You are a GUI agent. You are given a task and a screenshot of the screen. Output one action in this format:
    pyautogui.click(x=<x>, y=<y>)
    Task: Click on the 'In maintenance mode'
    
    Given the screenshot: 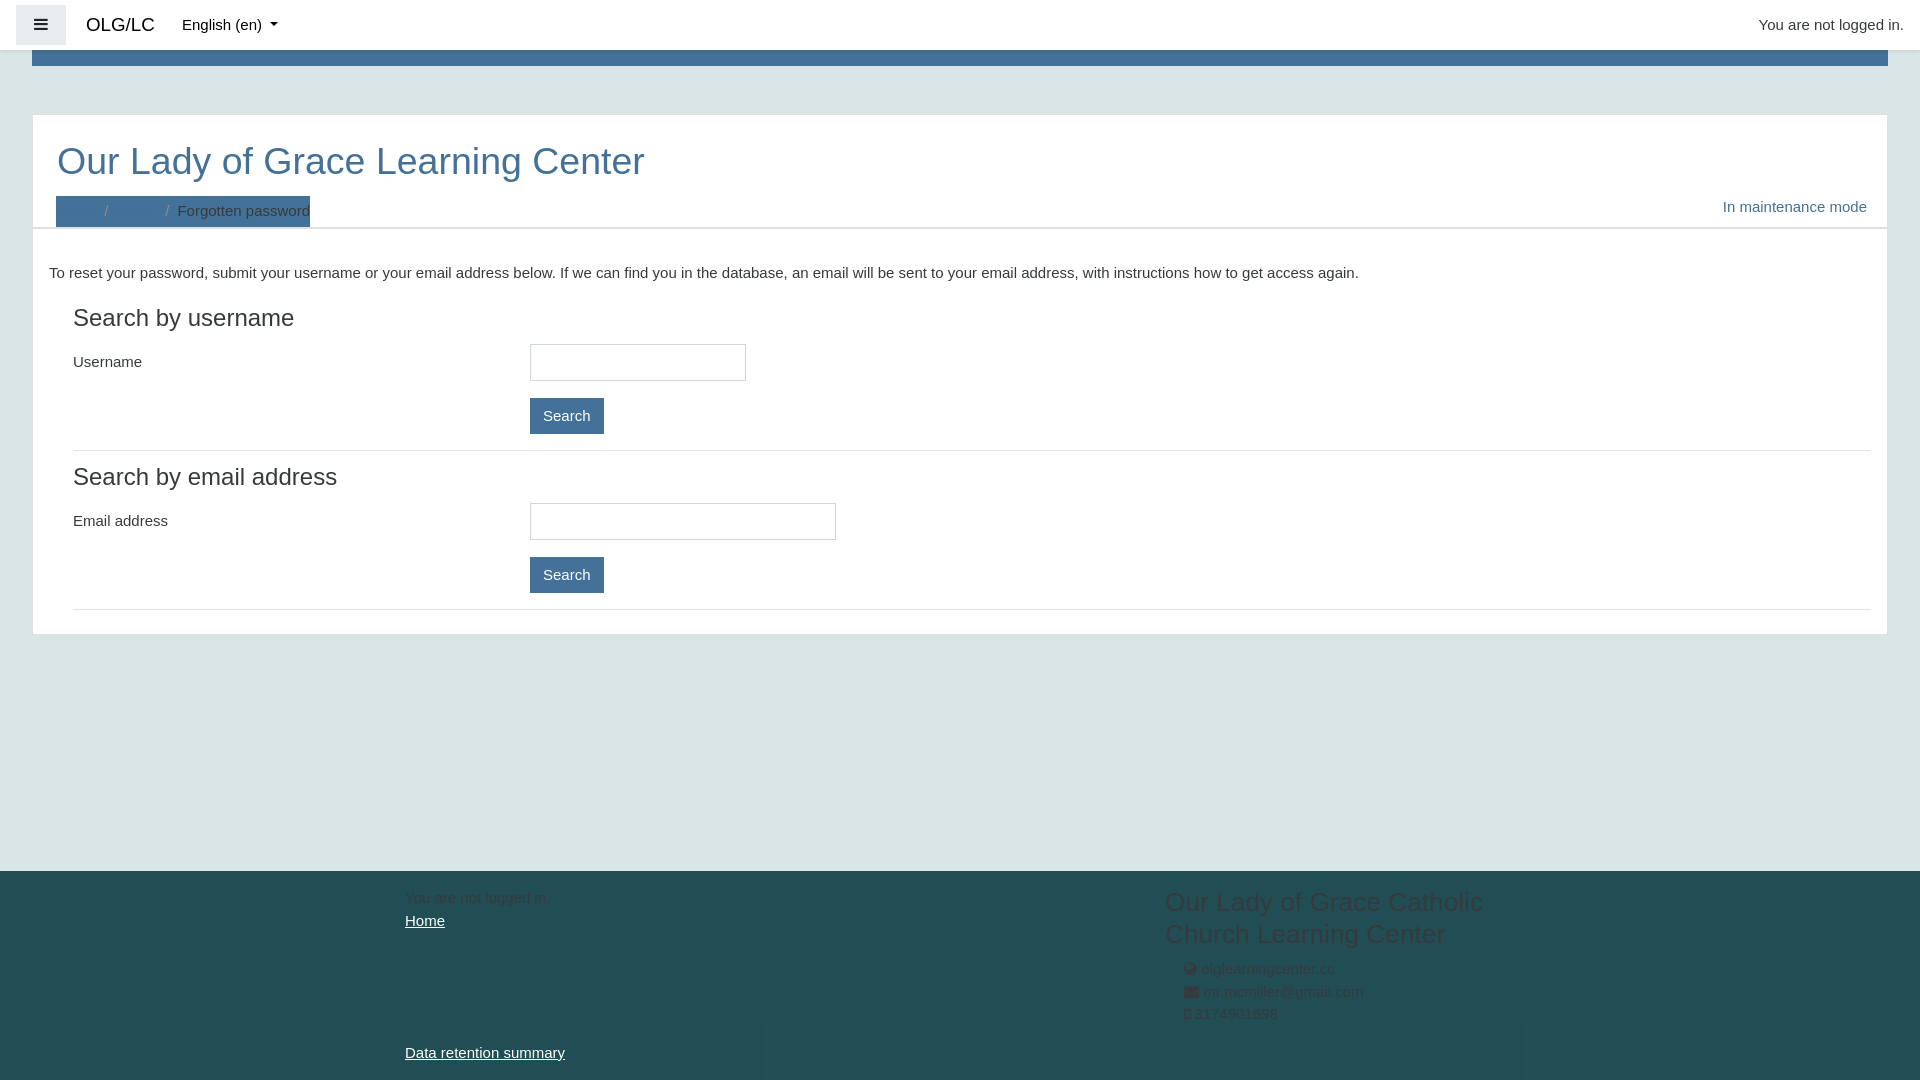 What is the action you would take?
    pyautogui.click(x=1795, y=211)
    